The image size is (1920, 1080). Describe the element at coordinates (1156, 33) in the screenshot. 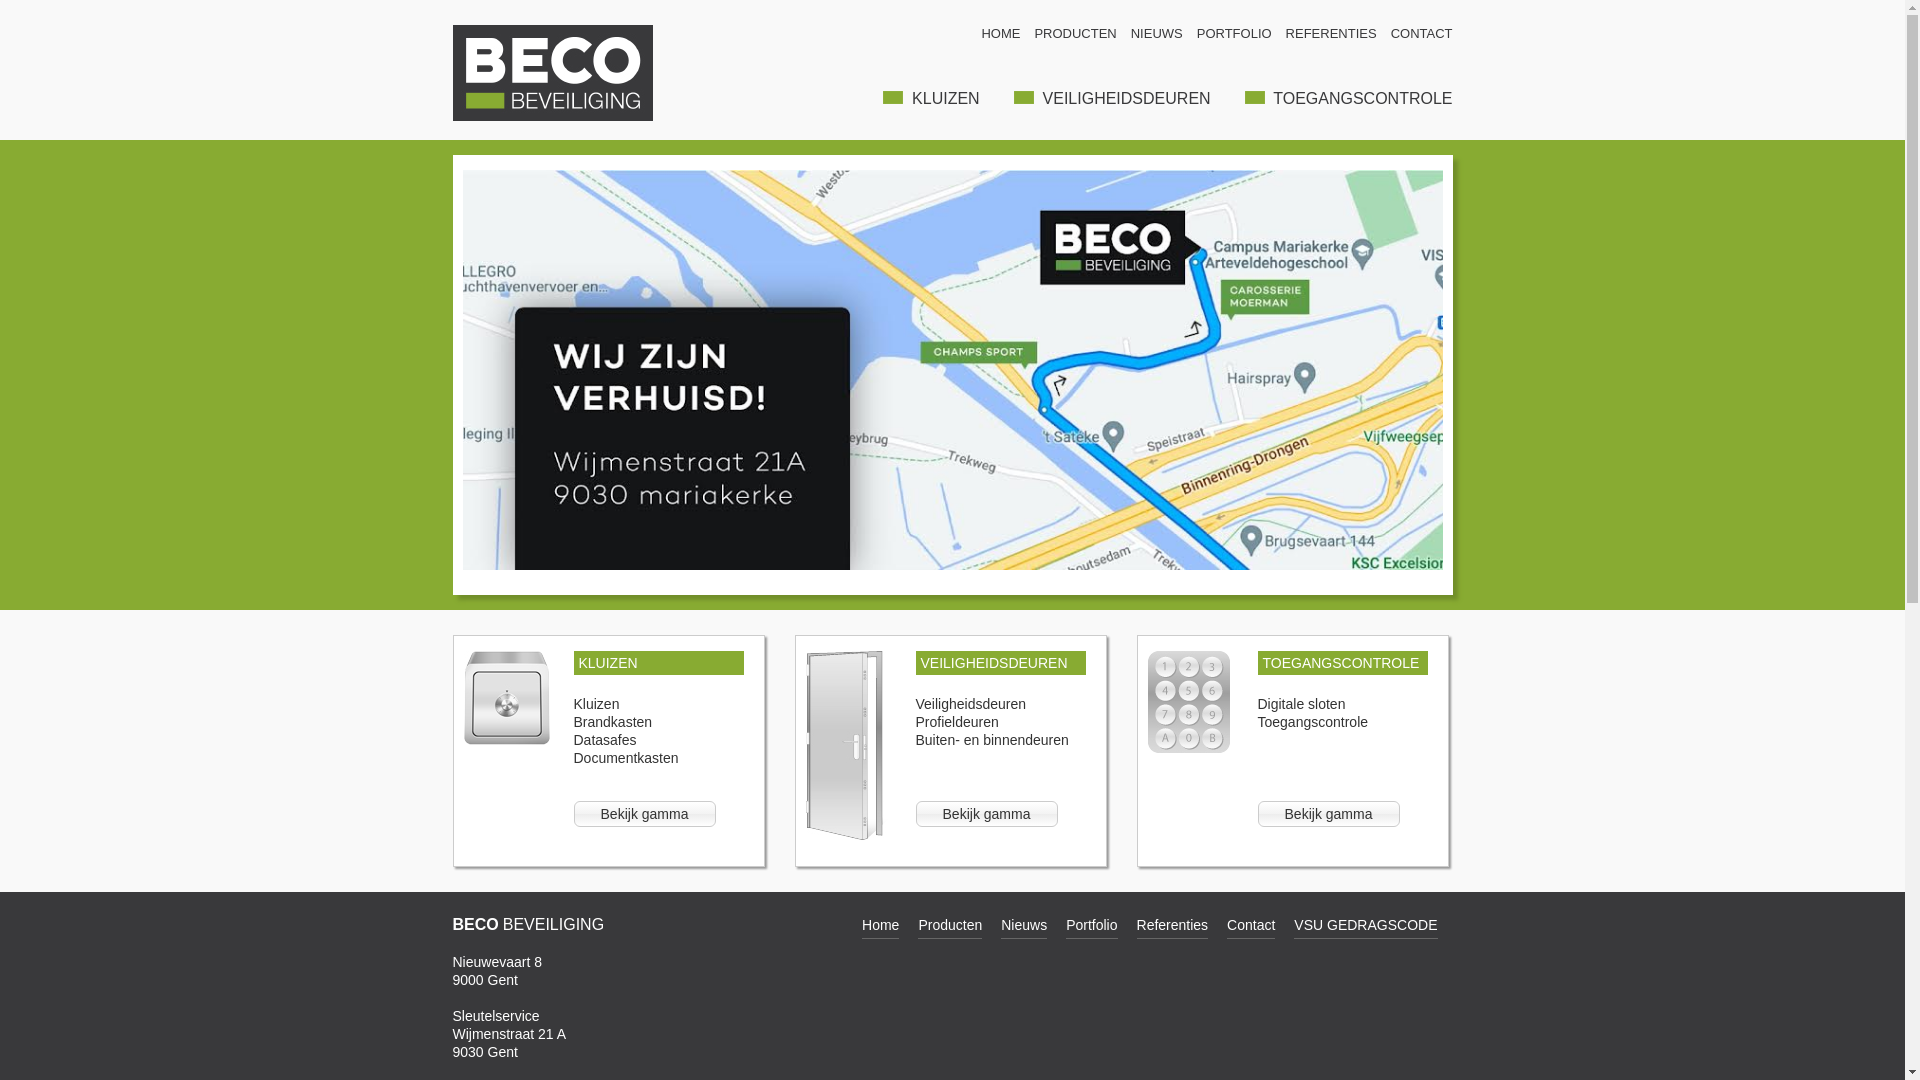

I see `'NIEUWS'` at that location.